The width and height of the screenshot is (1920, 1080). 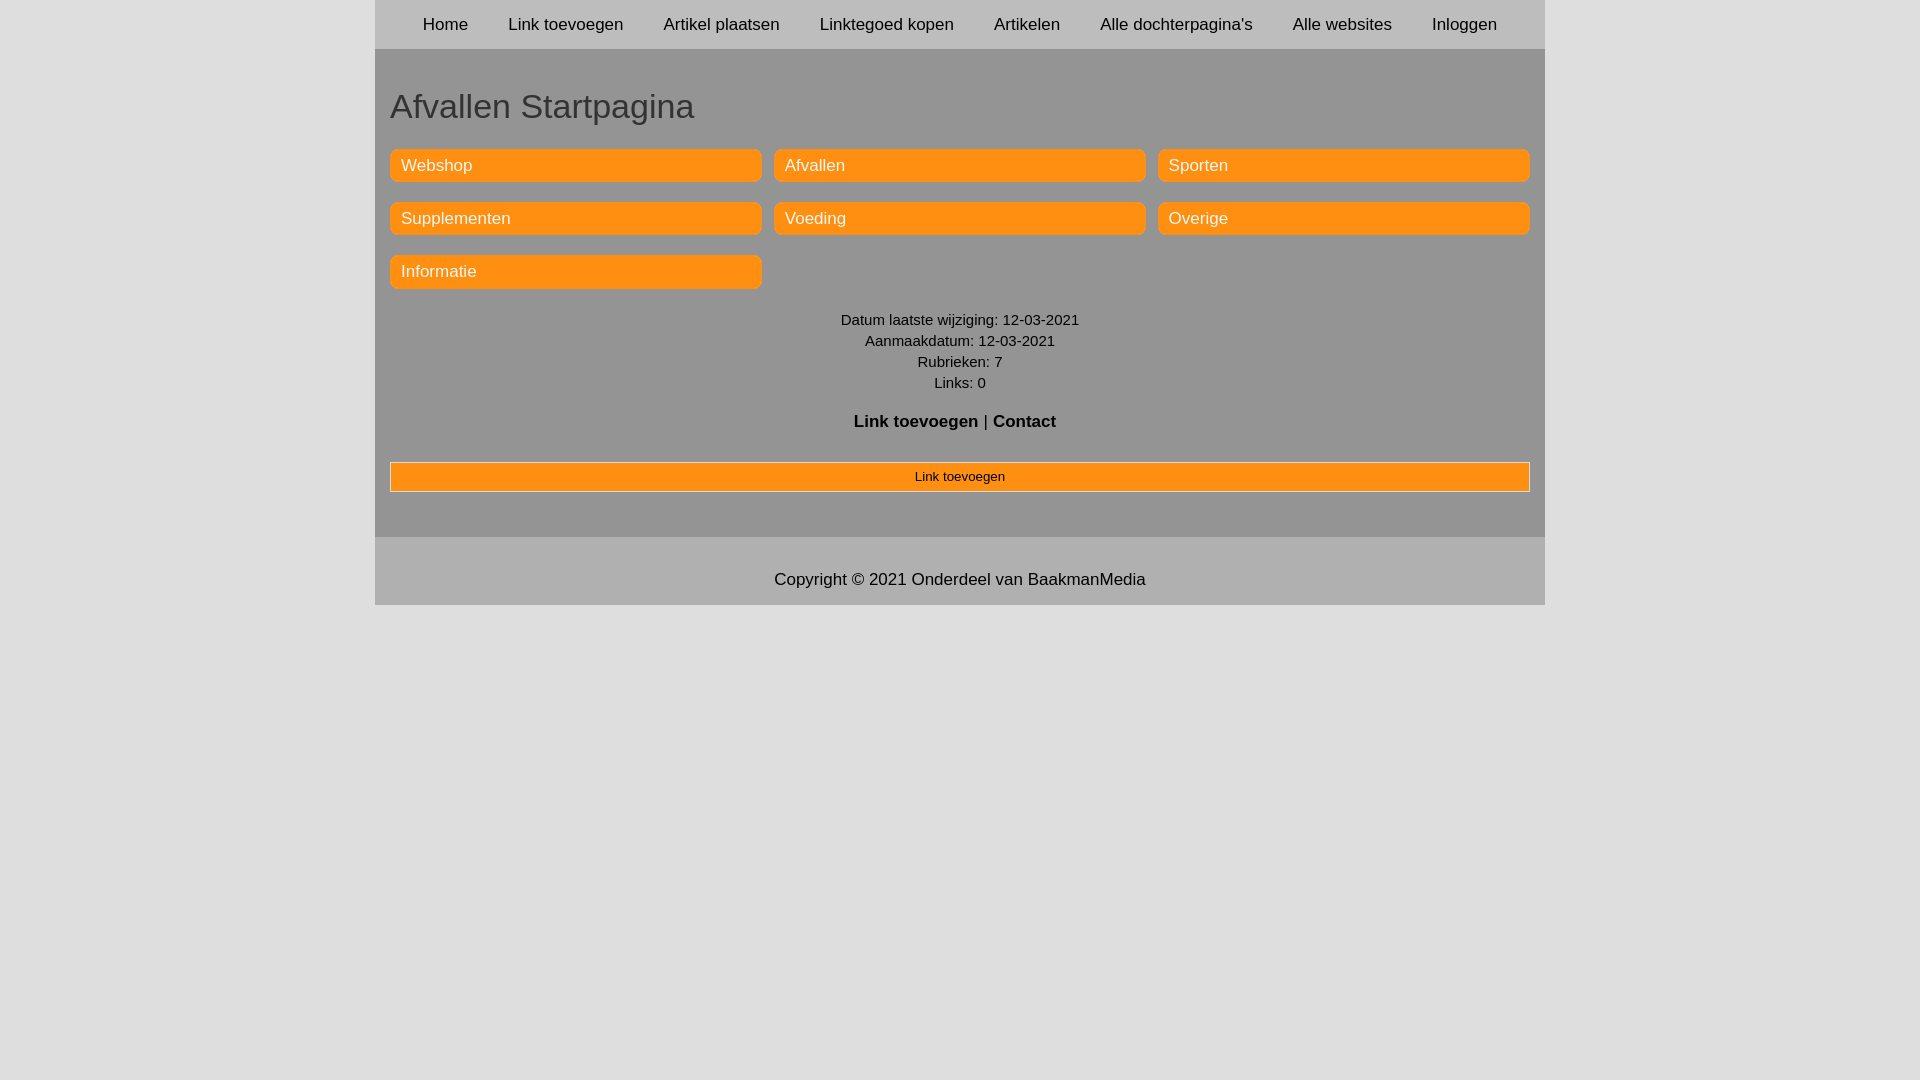 I want to click on 'Inloggen', so click(x=1464, y=24).